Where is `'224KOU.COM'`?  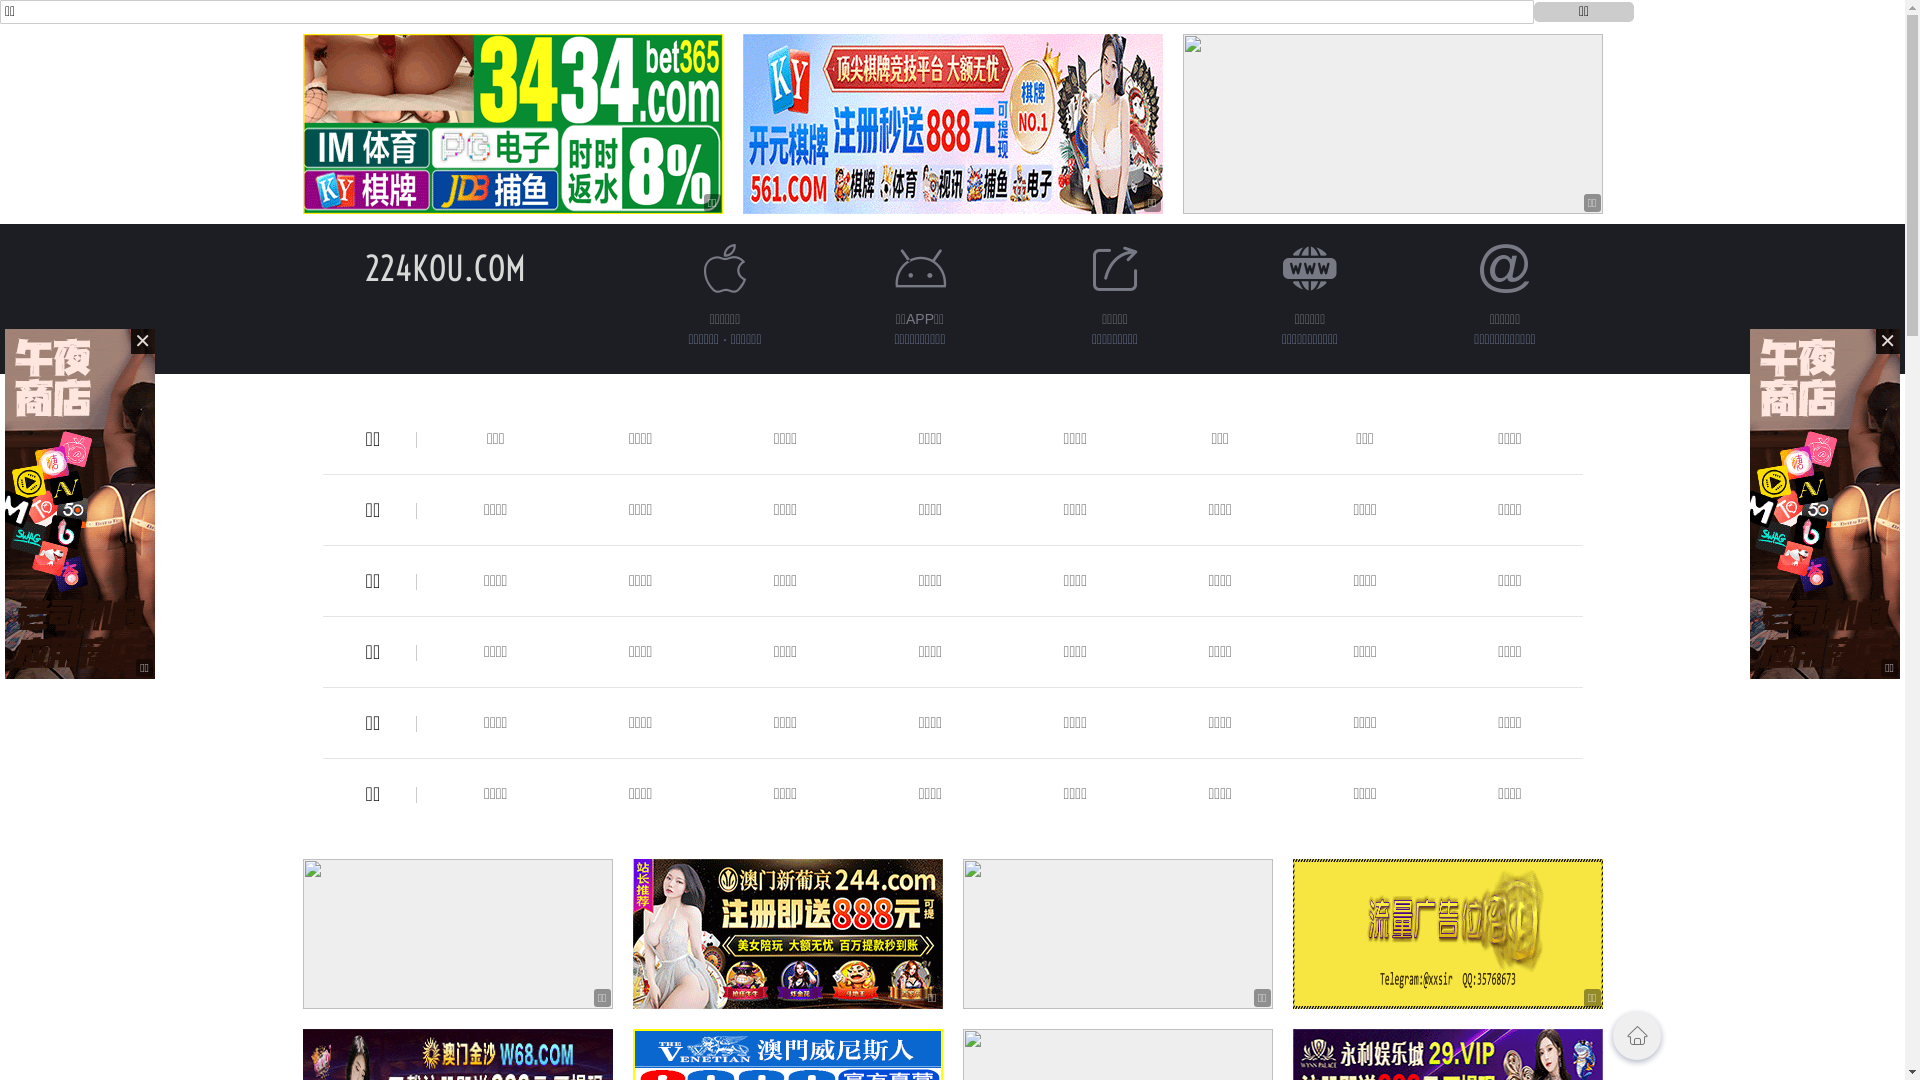 '224KOU.COM' is located at coordinates (444, 267).